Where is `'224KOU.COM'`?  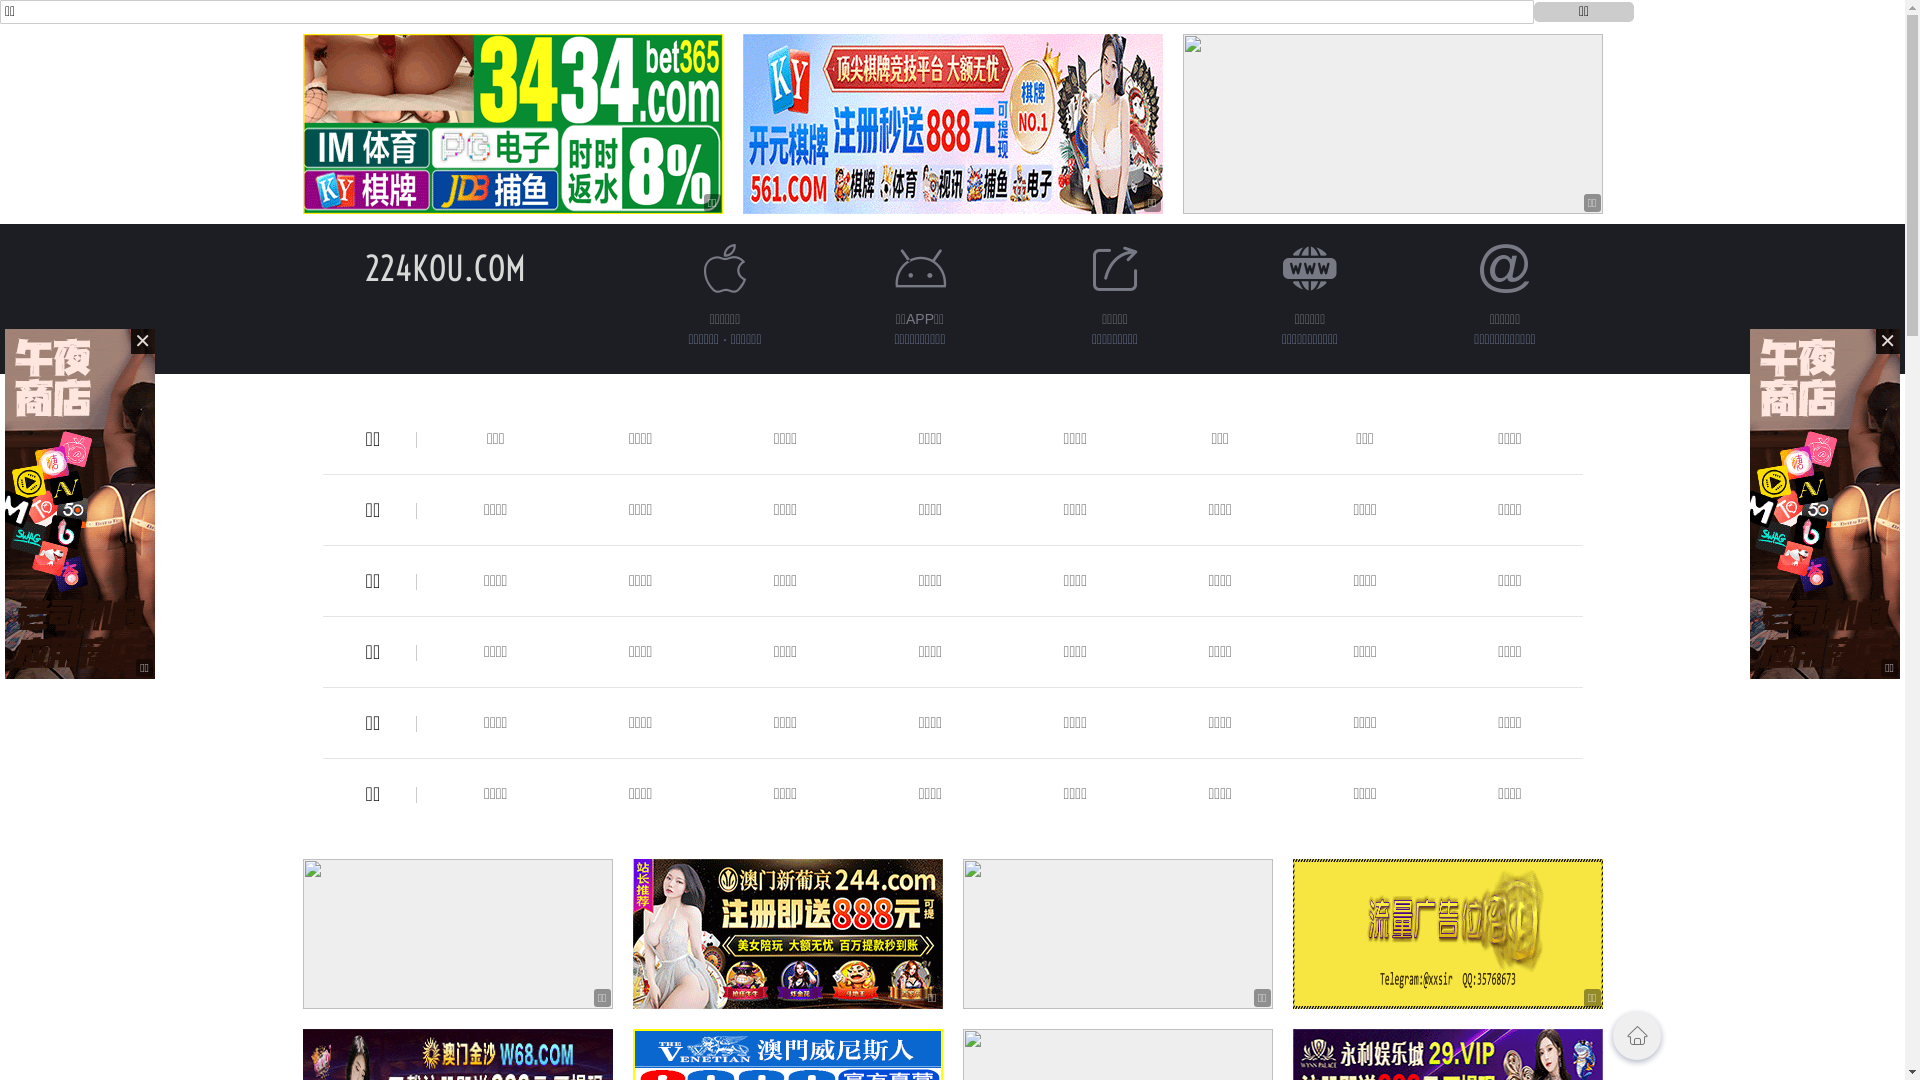 '224KOU.COM' is located at coordinates (444, 267).